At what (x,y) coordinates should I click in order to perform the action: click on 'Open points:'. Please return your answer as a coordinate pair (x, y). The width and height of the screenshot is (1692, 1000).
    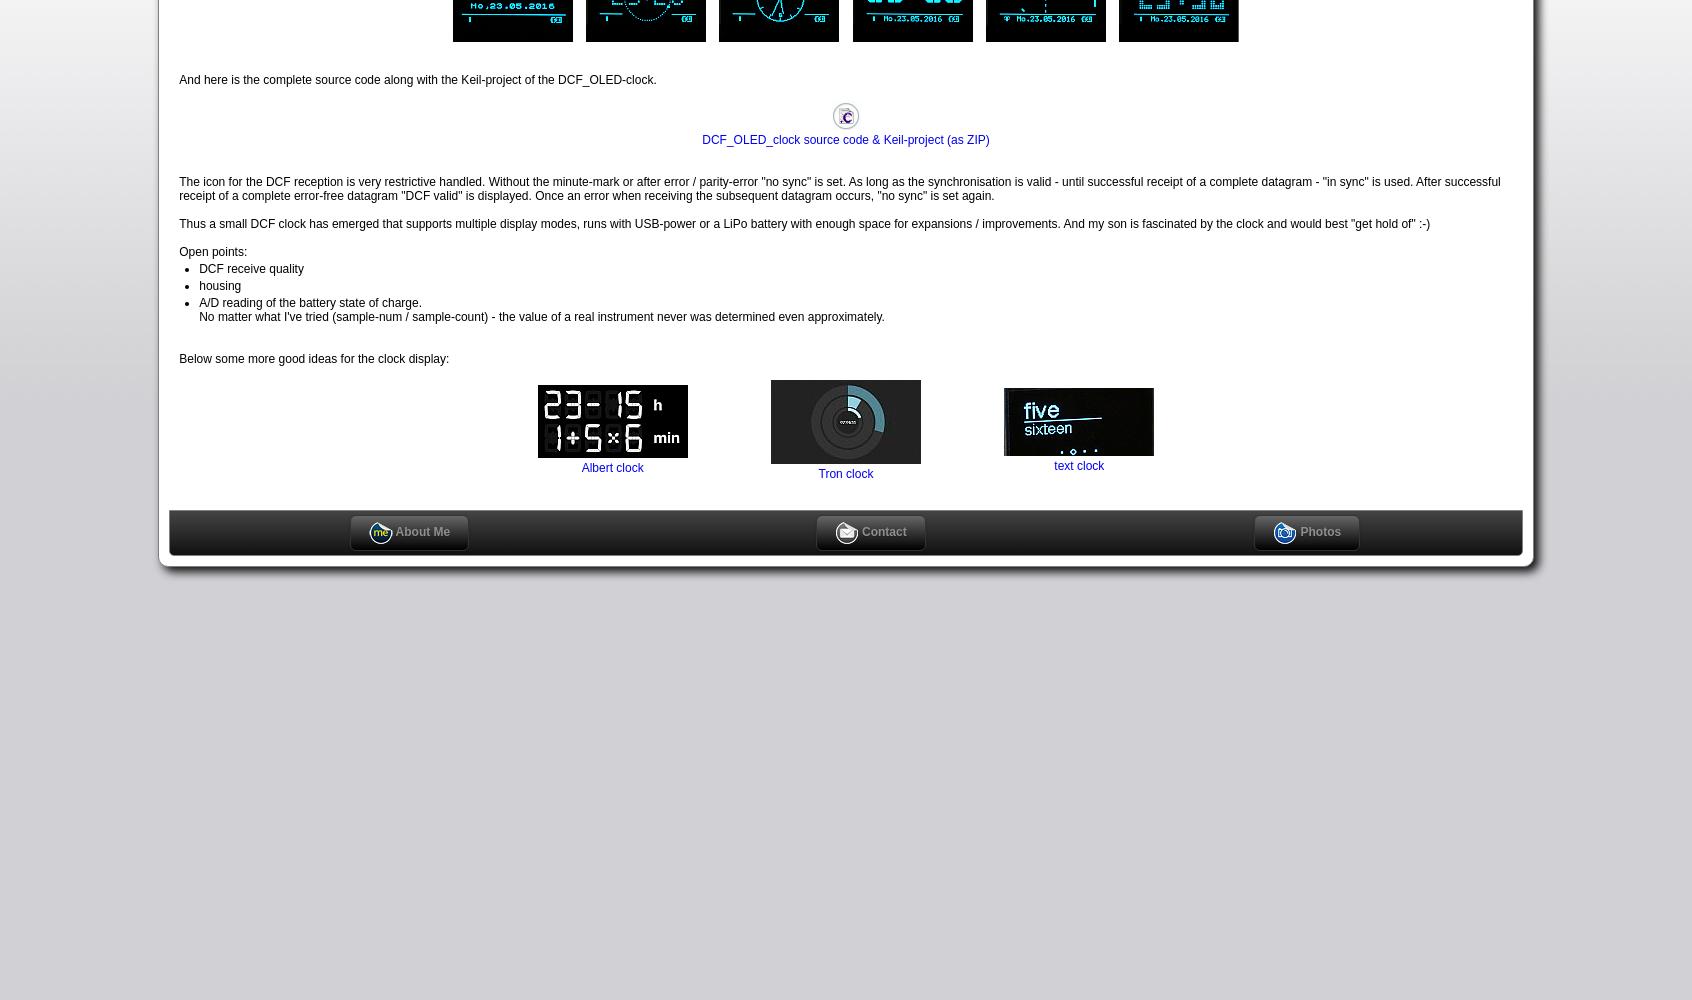
    Looking at the image, I should click on (178, 251).